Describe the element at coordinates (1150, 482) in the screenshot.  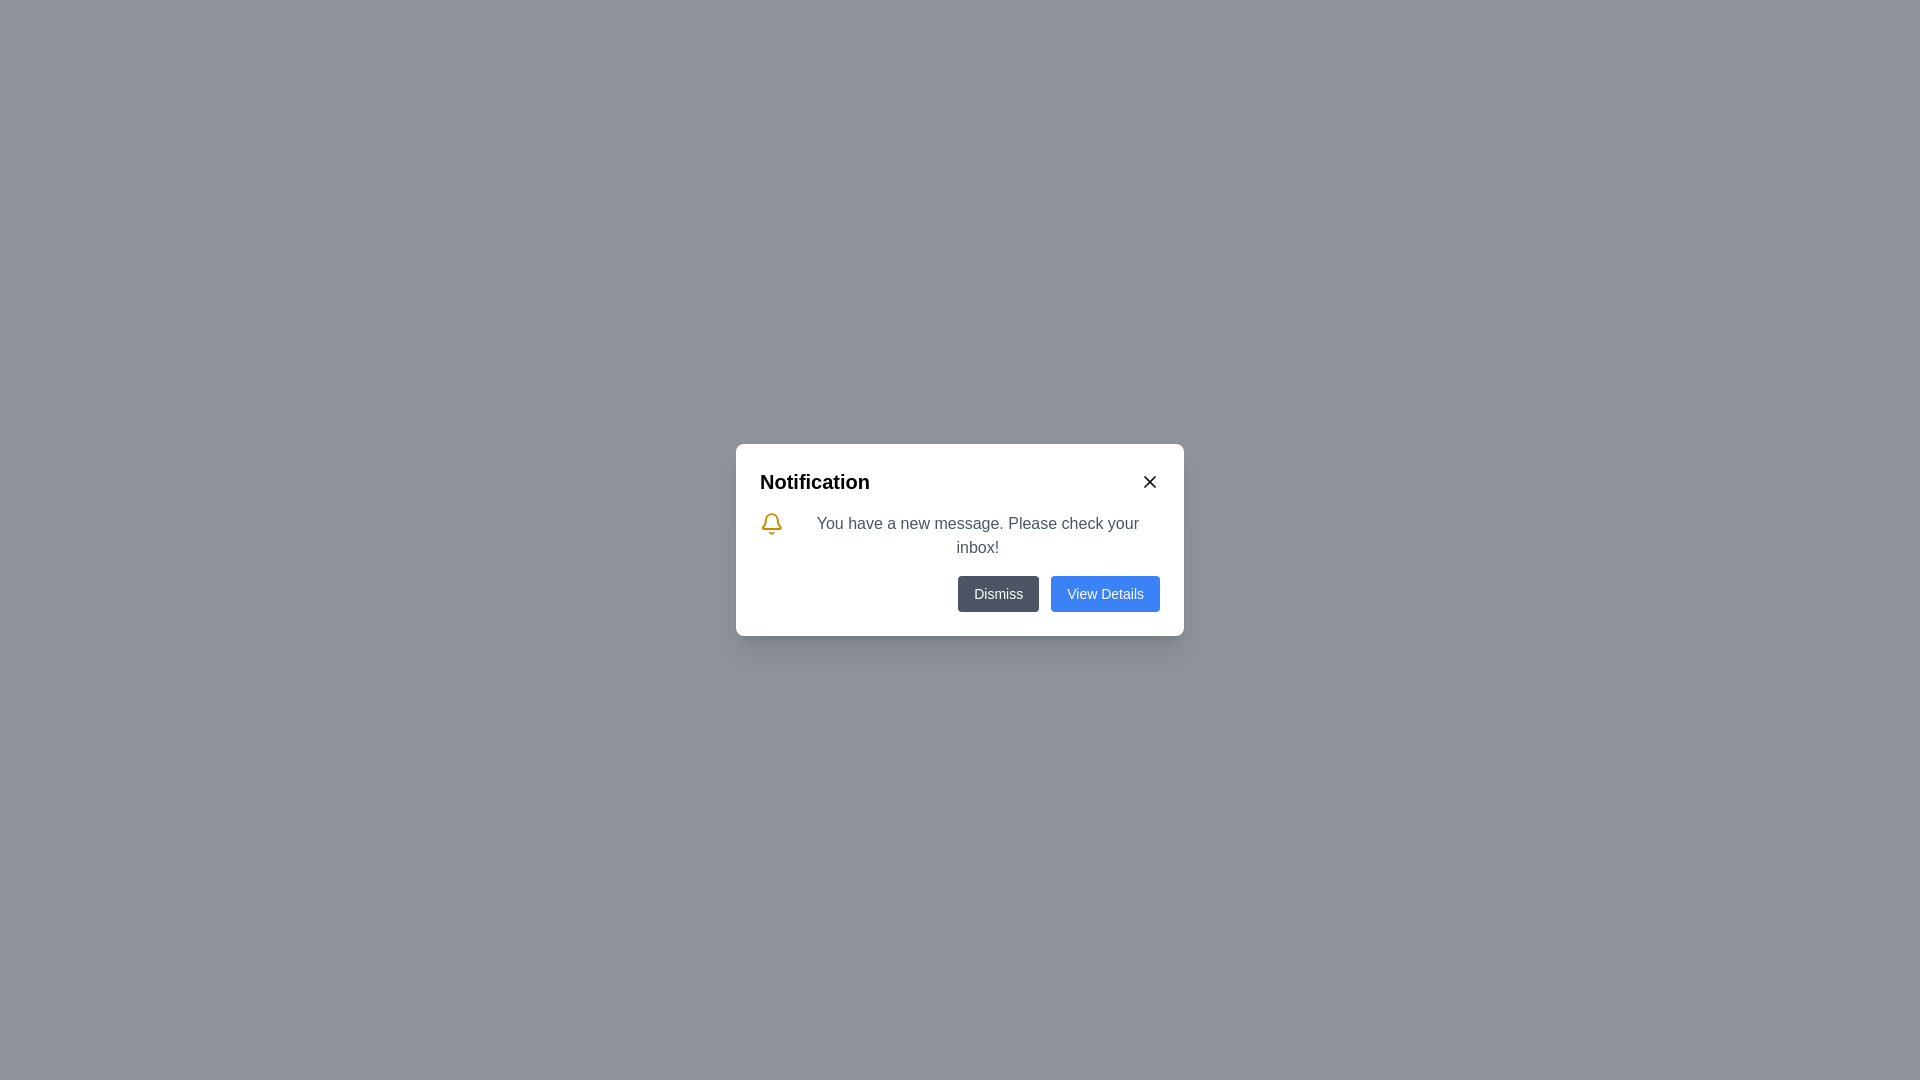
I see `the close icon button located at the top right corner of the notification card` at that location.